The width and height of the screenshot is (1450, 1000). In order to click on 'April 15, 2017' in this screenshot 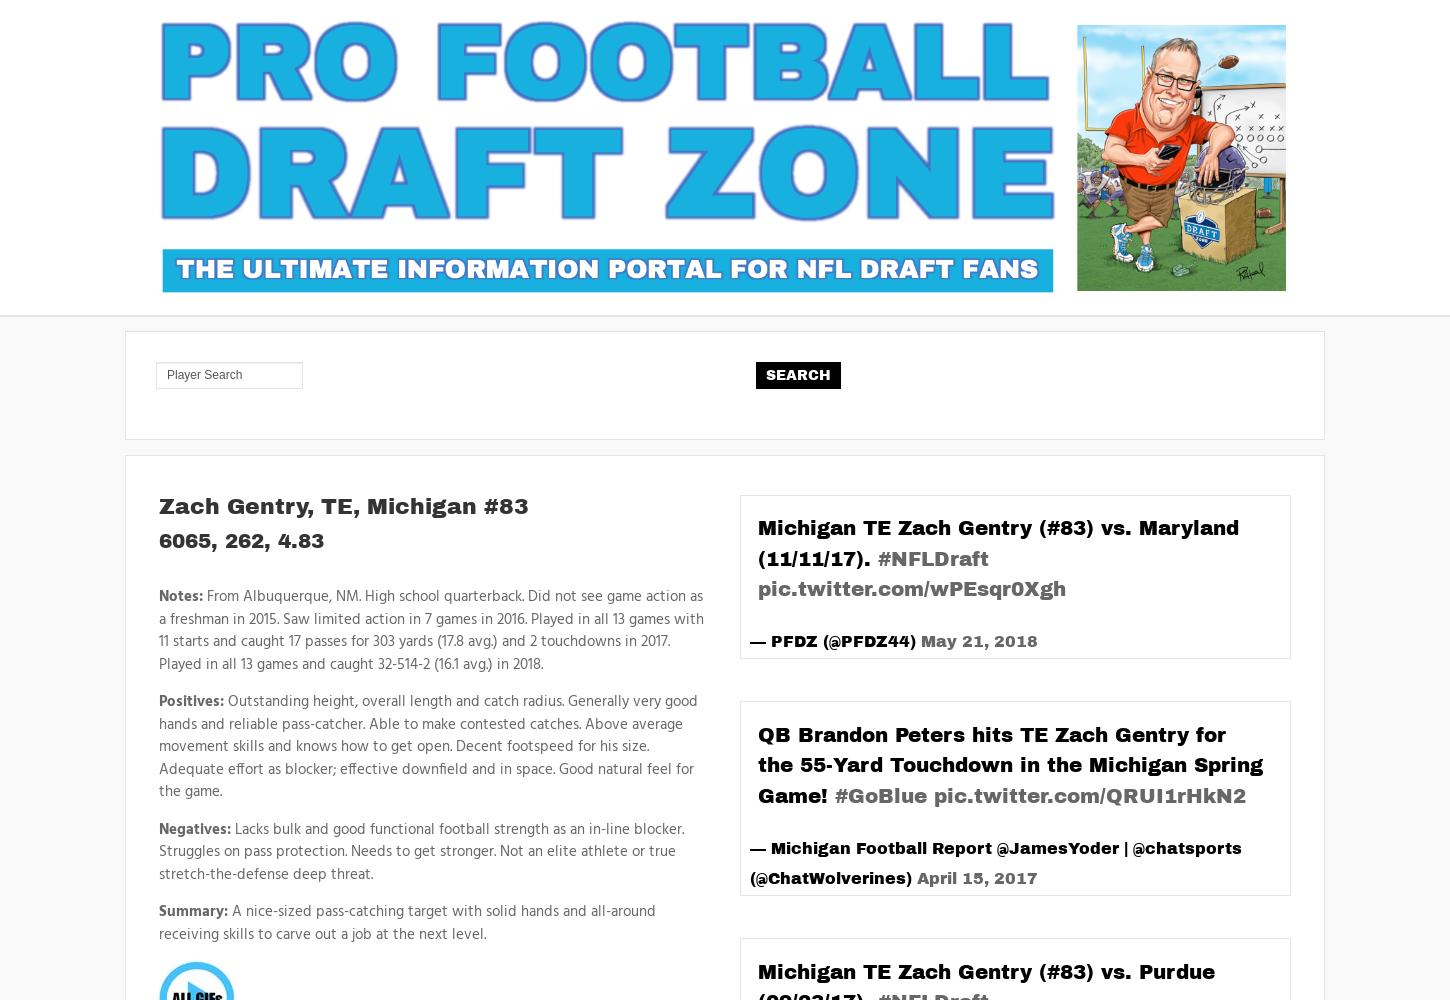, I will do `click(915, 878)`.